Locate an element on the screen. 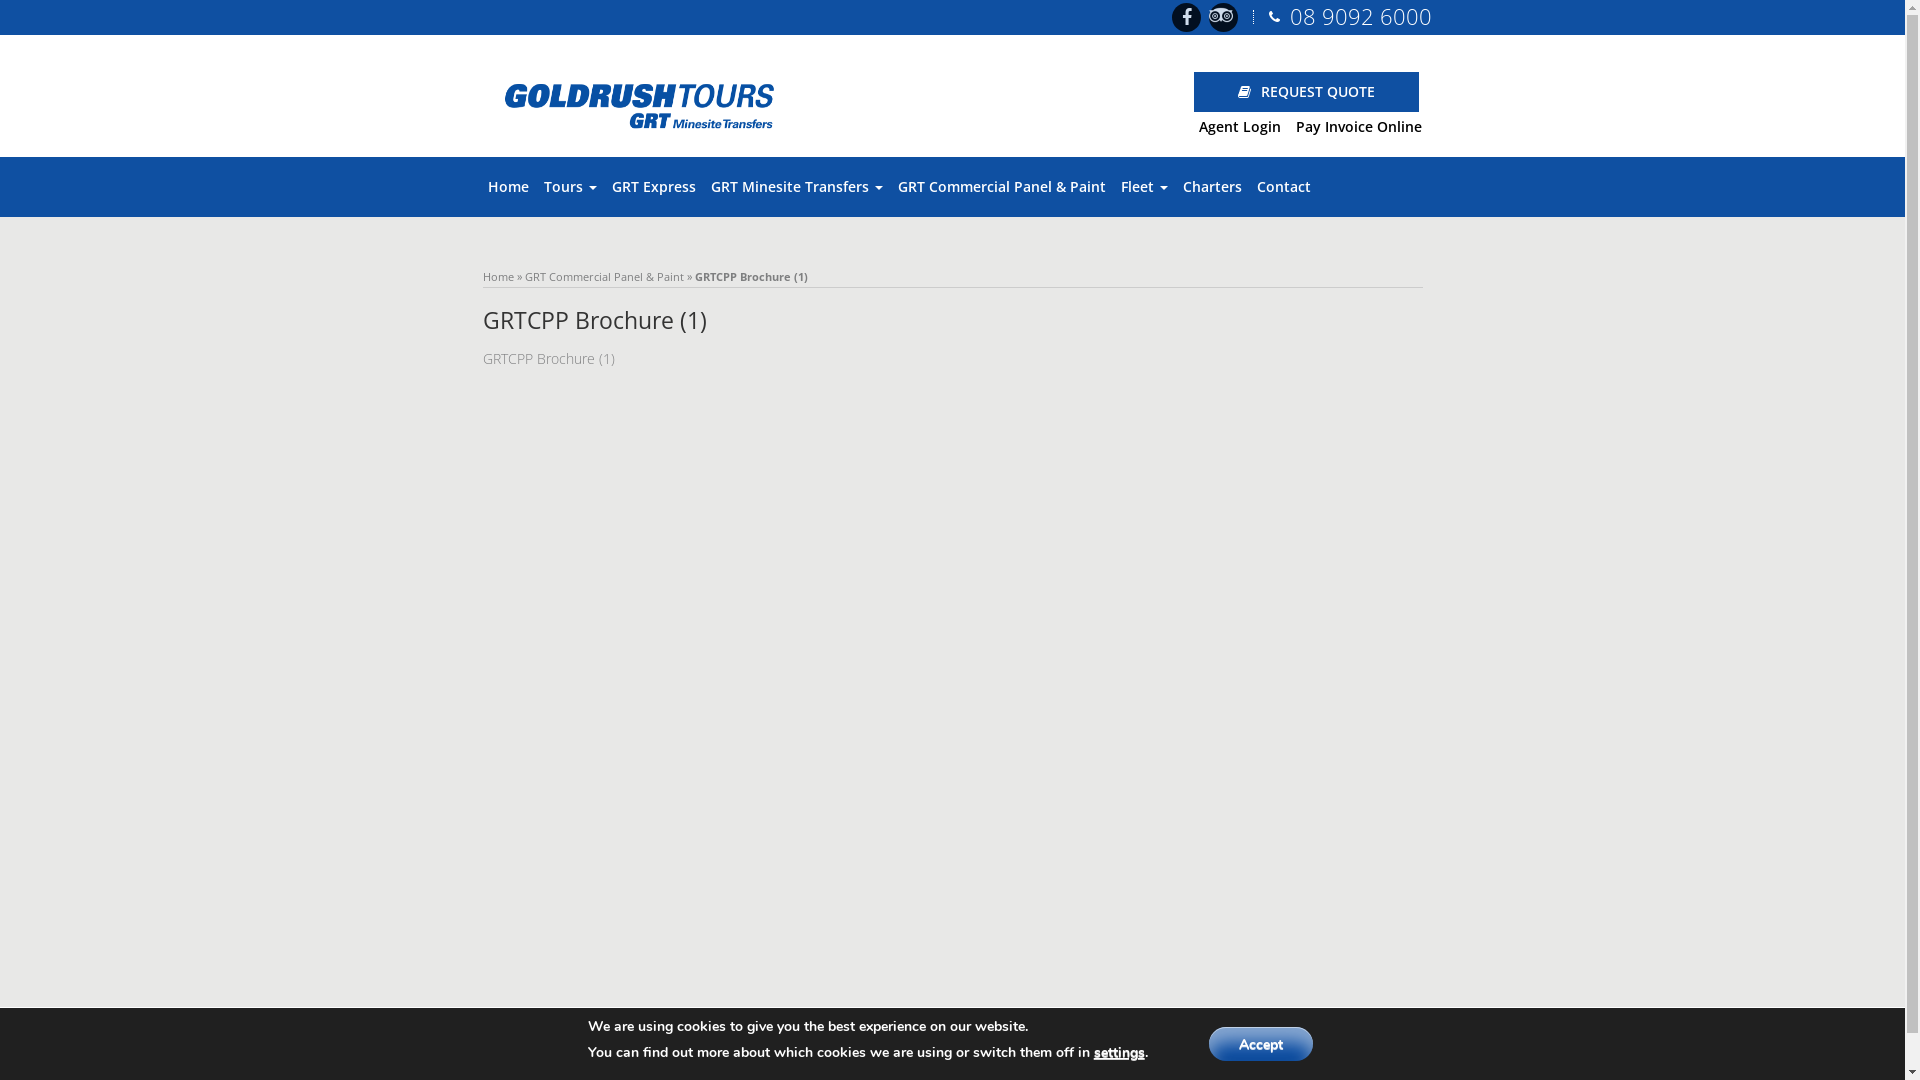 This screenshot has width=1920, height=1080. 'Accept' is located at coordinates (1260, 1043).